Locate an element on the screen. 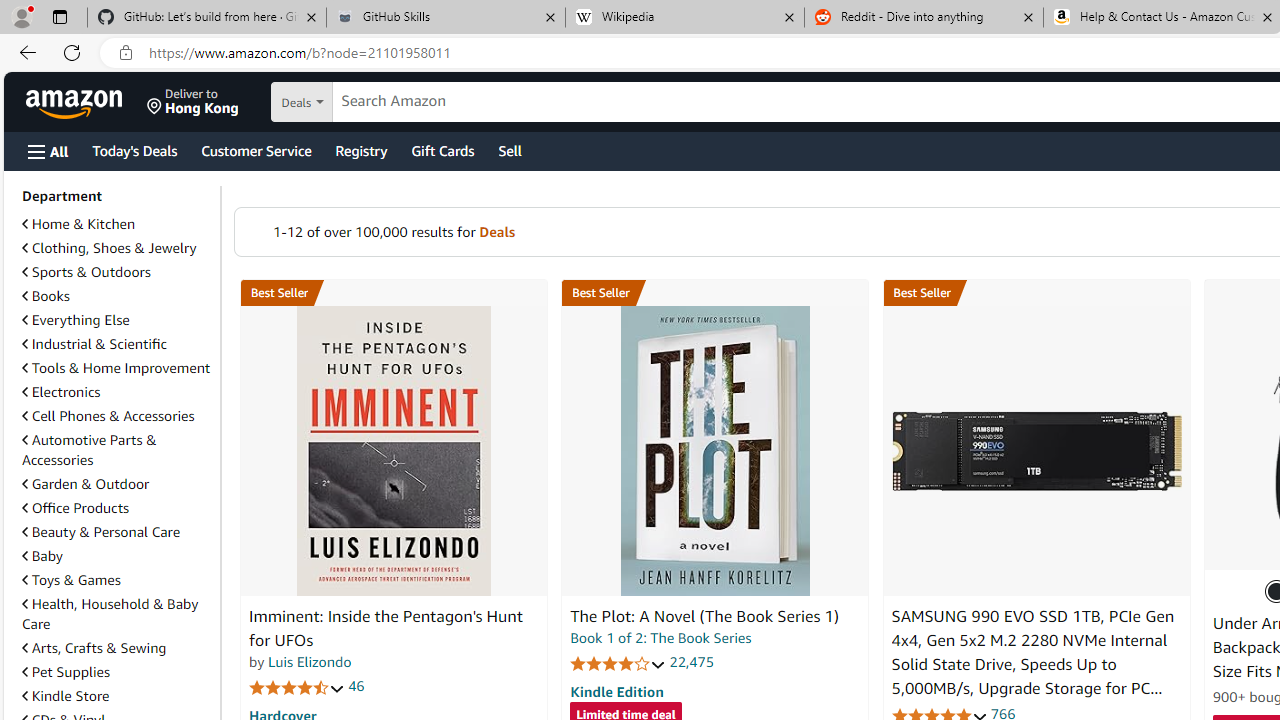 This screenshot has height=720, width=1280. 'Wikipedia' is located at coordinates (684, 17).